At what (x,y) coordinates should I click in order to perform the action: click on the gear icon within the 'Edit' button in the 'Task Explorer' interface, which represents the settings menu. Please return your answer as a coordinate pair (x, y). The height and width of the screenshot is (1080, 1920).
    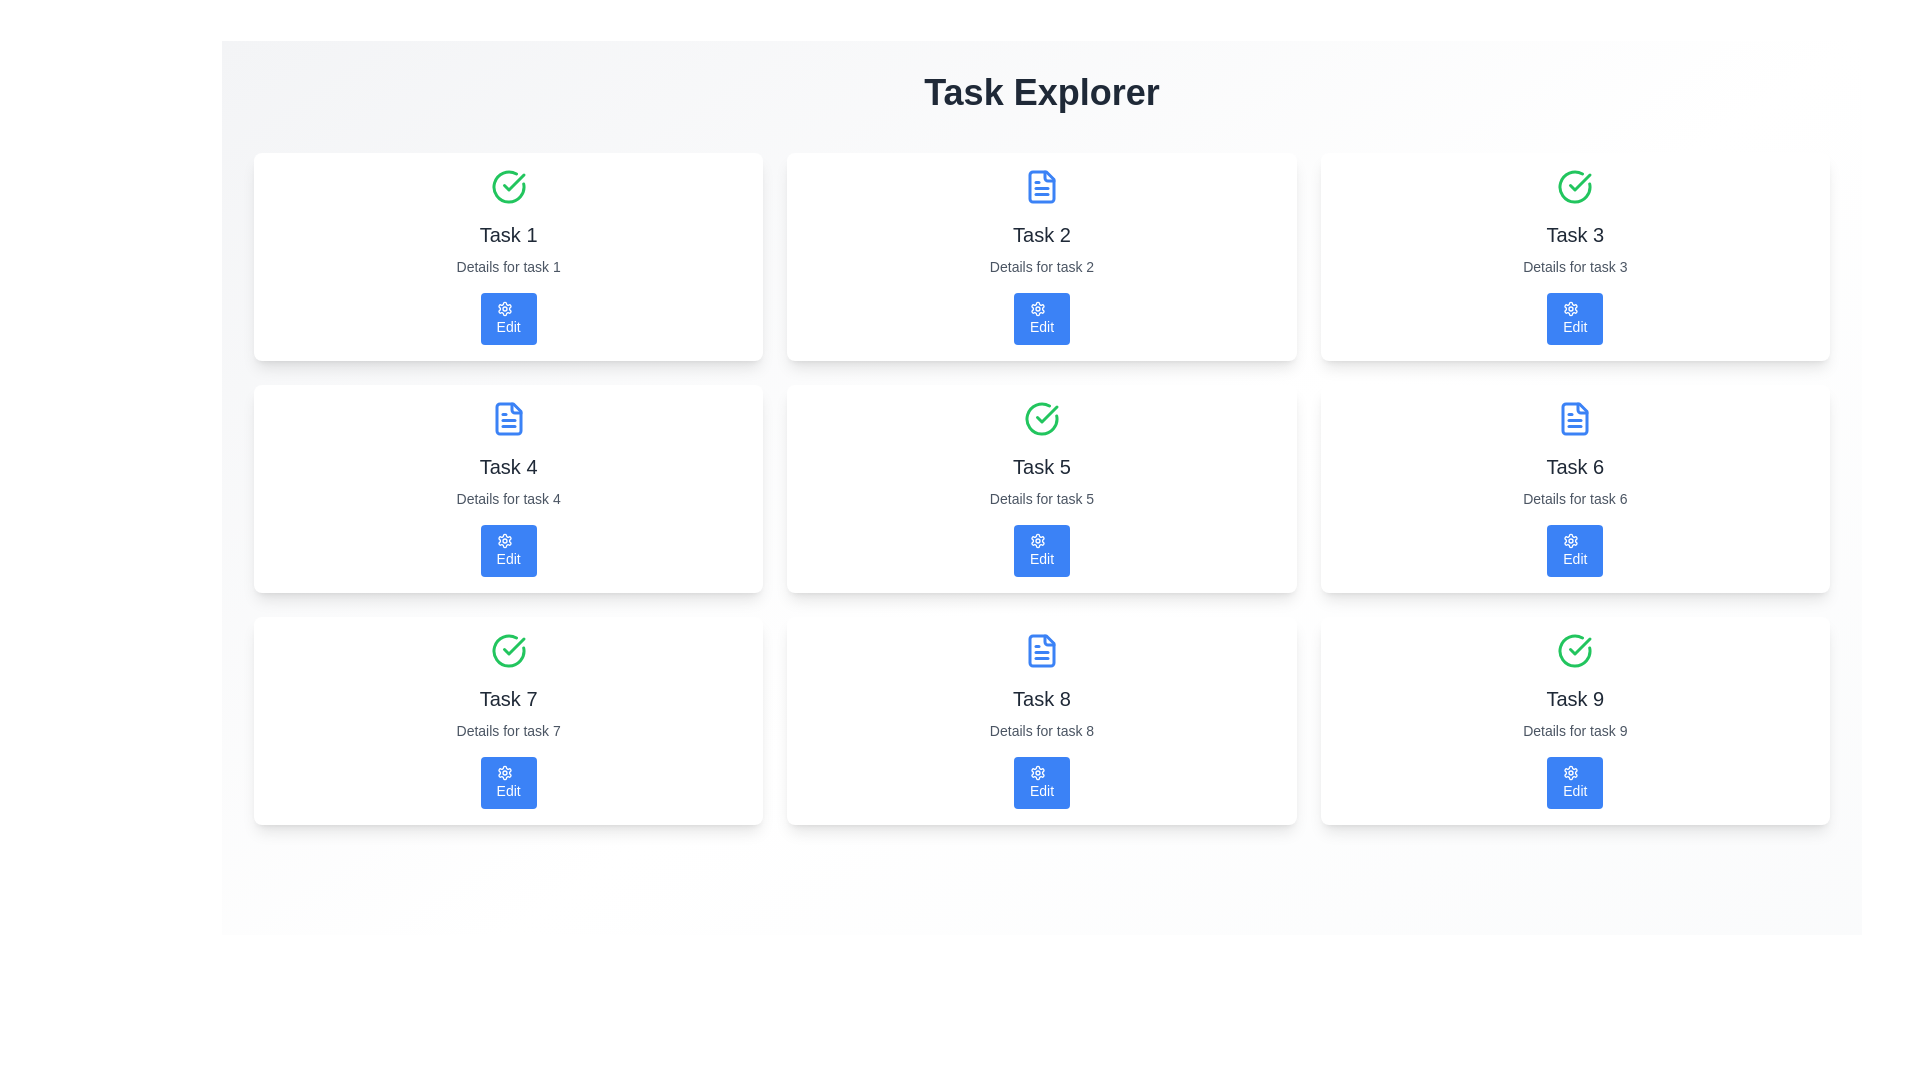
    Looking at the image, I should click on (1037, 540).